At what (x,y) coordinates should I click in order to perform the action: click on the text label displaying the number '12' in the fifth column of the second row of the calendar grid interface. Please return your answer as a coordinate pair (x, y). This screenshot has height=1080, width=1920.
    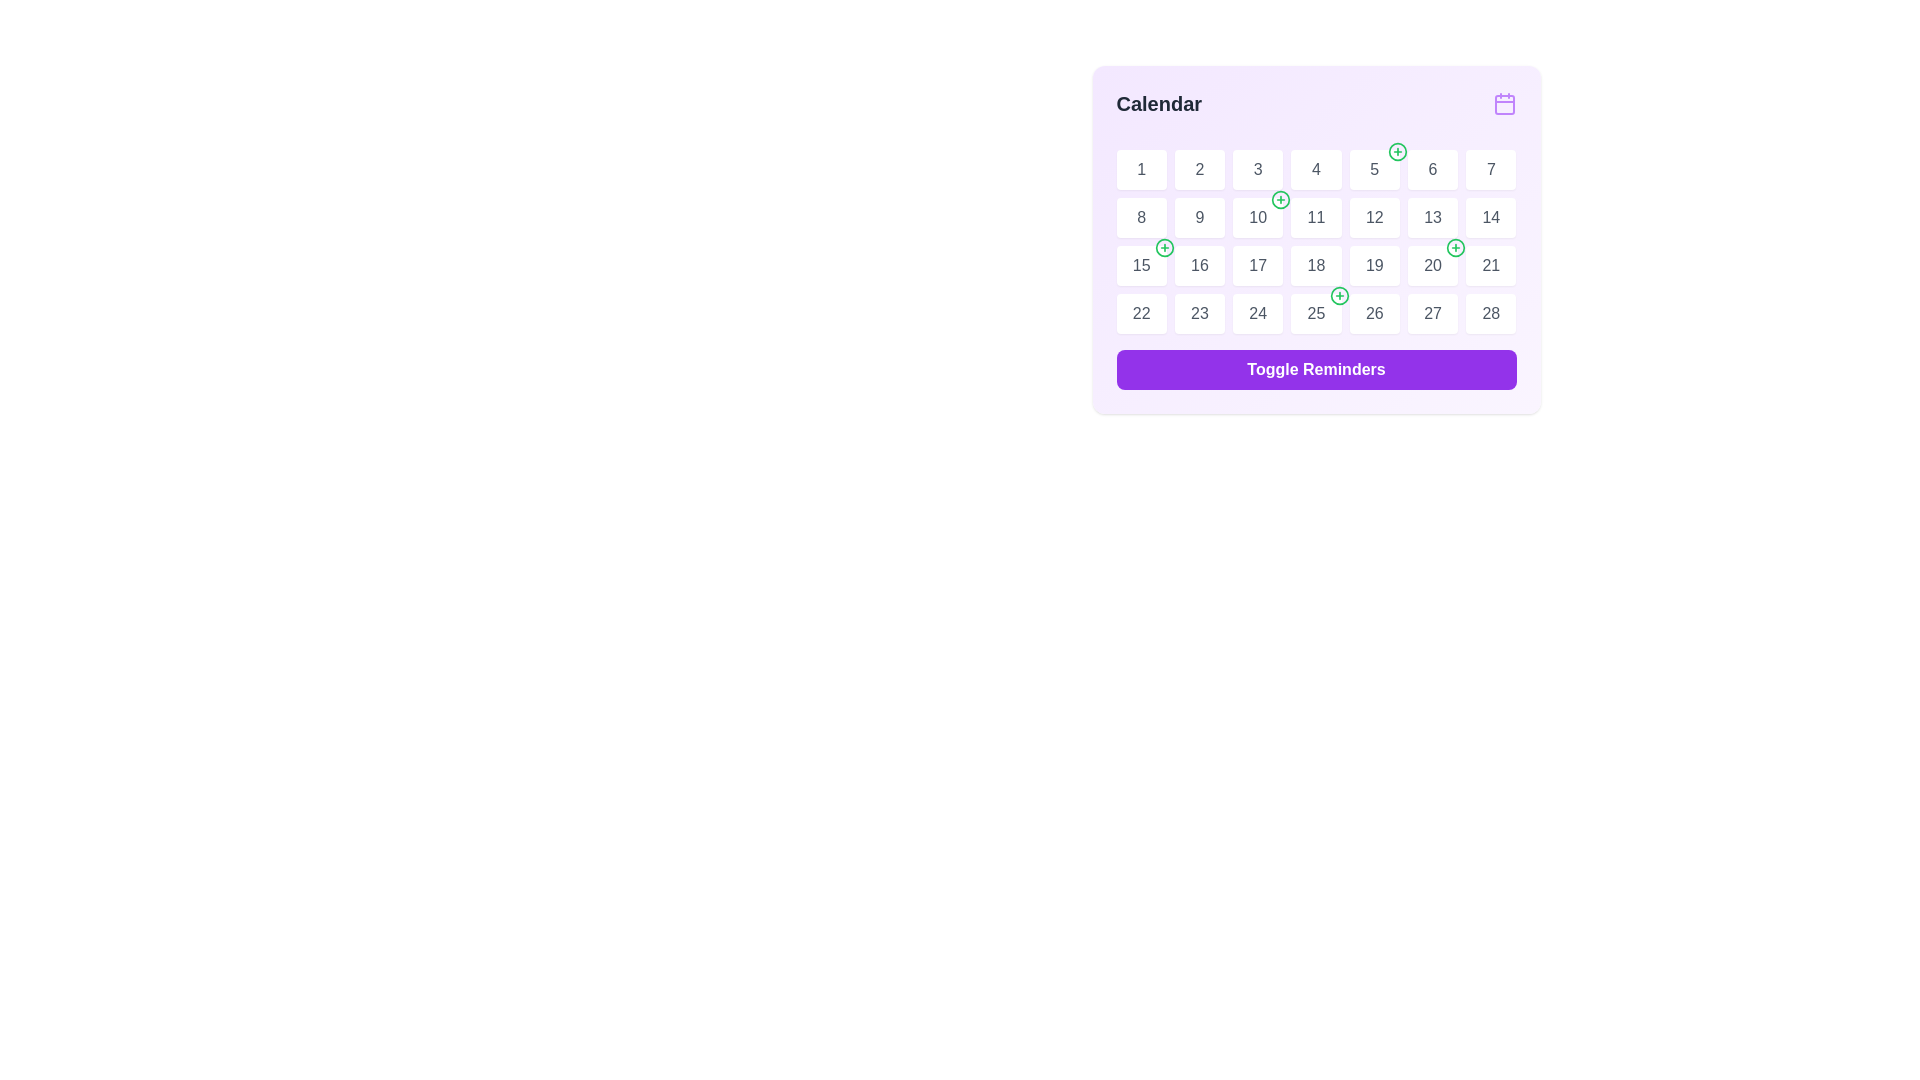
    Looking at the image, I should click on (1373, 217).